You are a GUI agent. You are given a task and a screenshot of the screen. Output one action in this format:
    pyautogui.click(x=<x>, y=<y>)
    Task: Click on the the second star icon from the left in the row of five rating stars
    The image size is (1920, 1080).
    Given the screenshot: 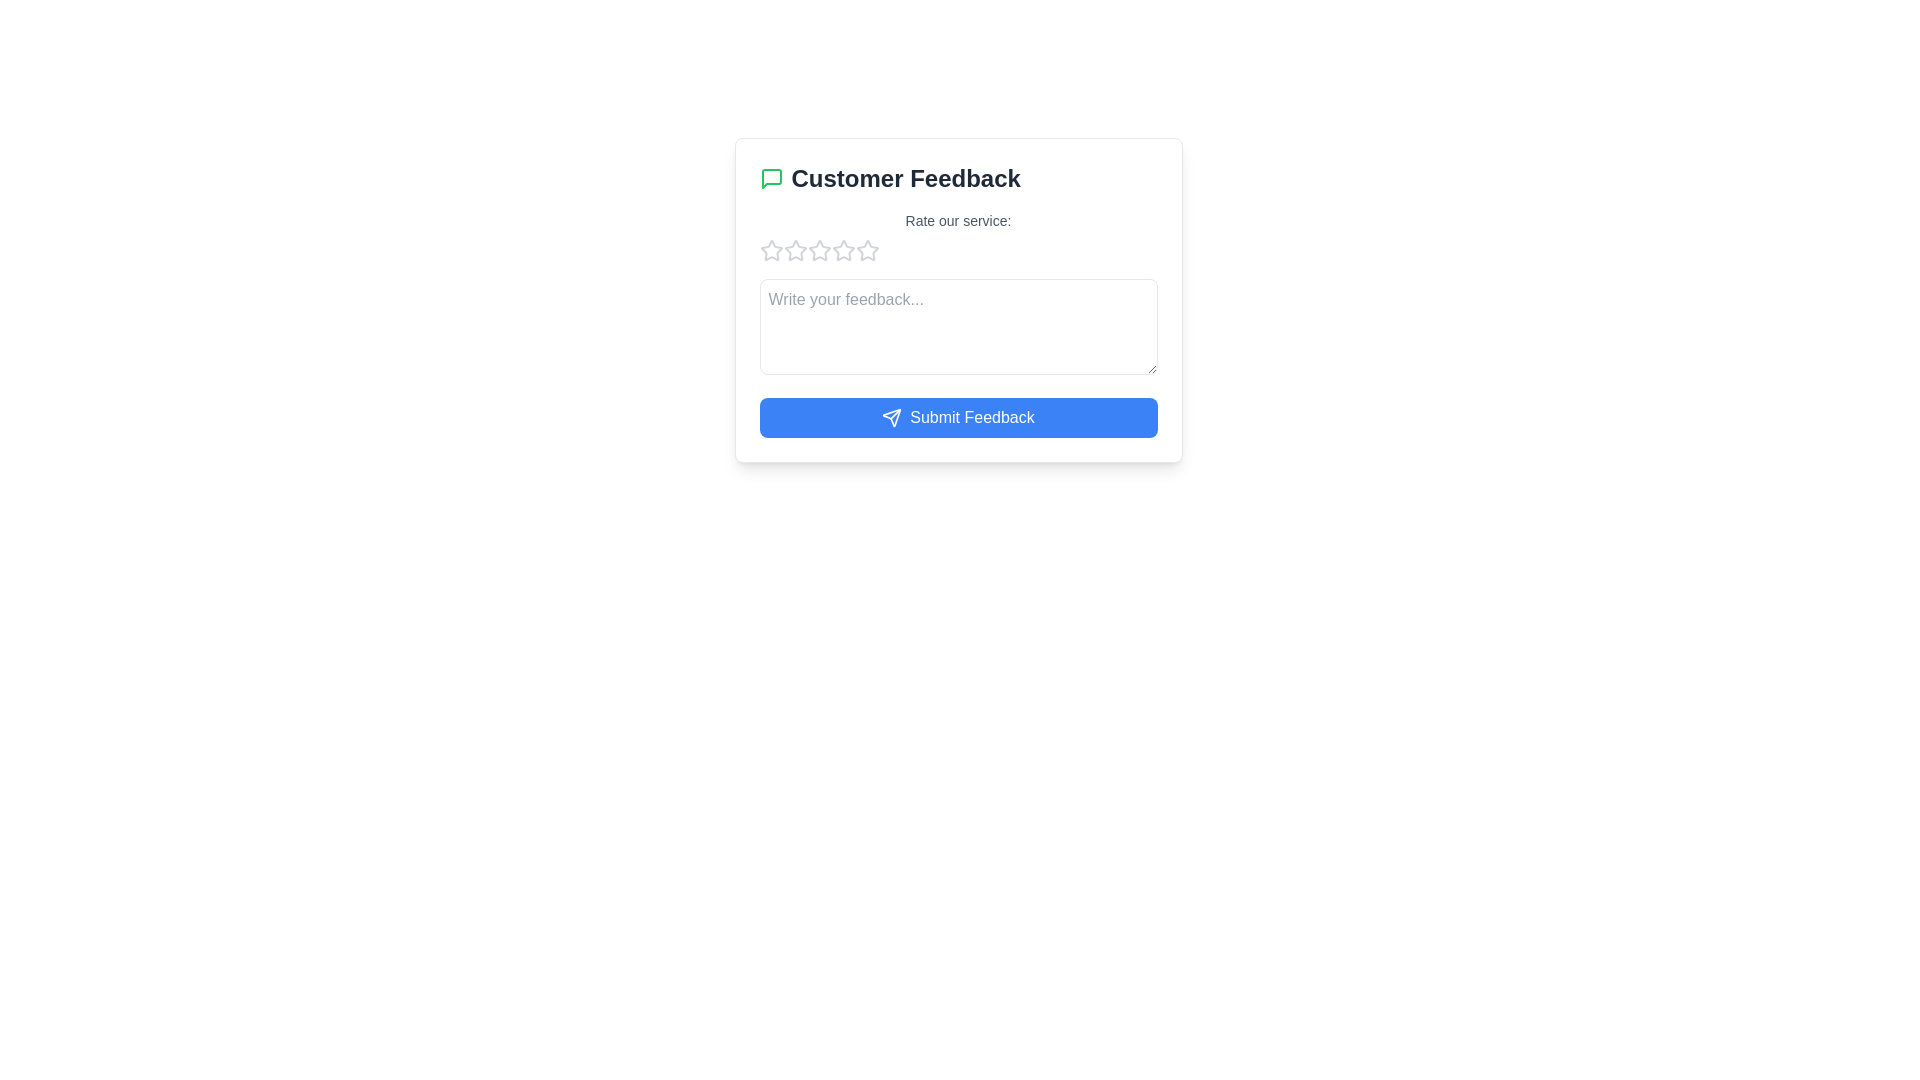 What is the action you would take?
    pyautogui.click(x=867, y=249)
    